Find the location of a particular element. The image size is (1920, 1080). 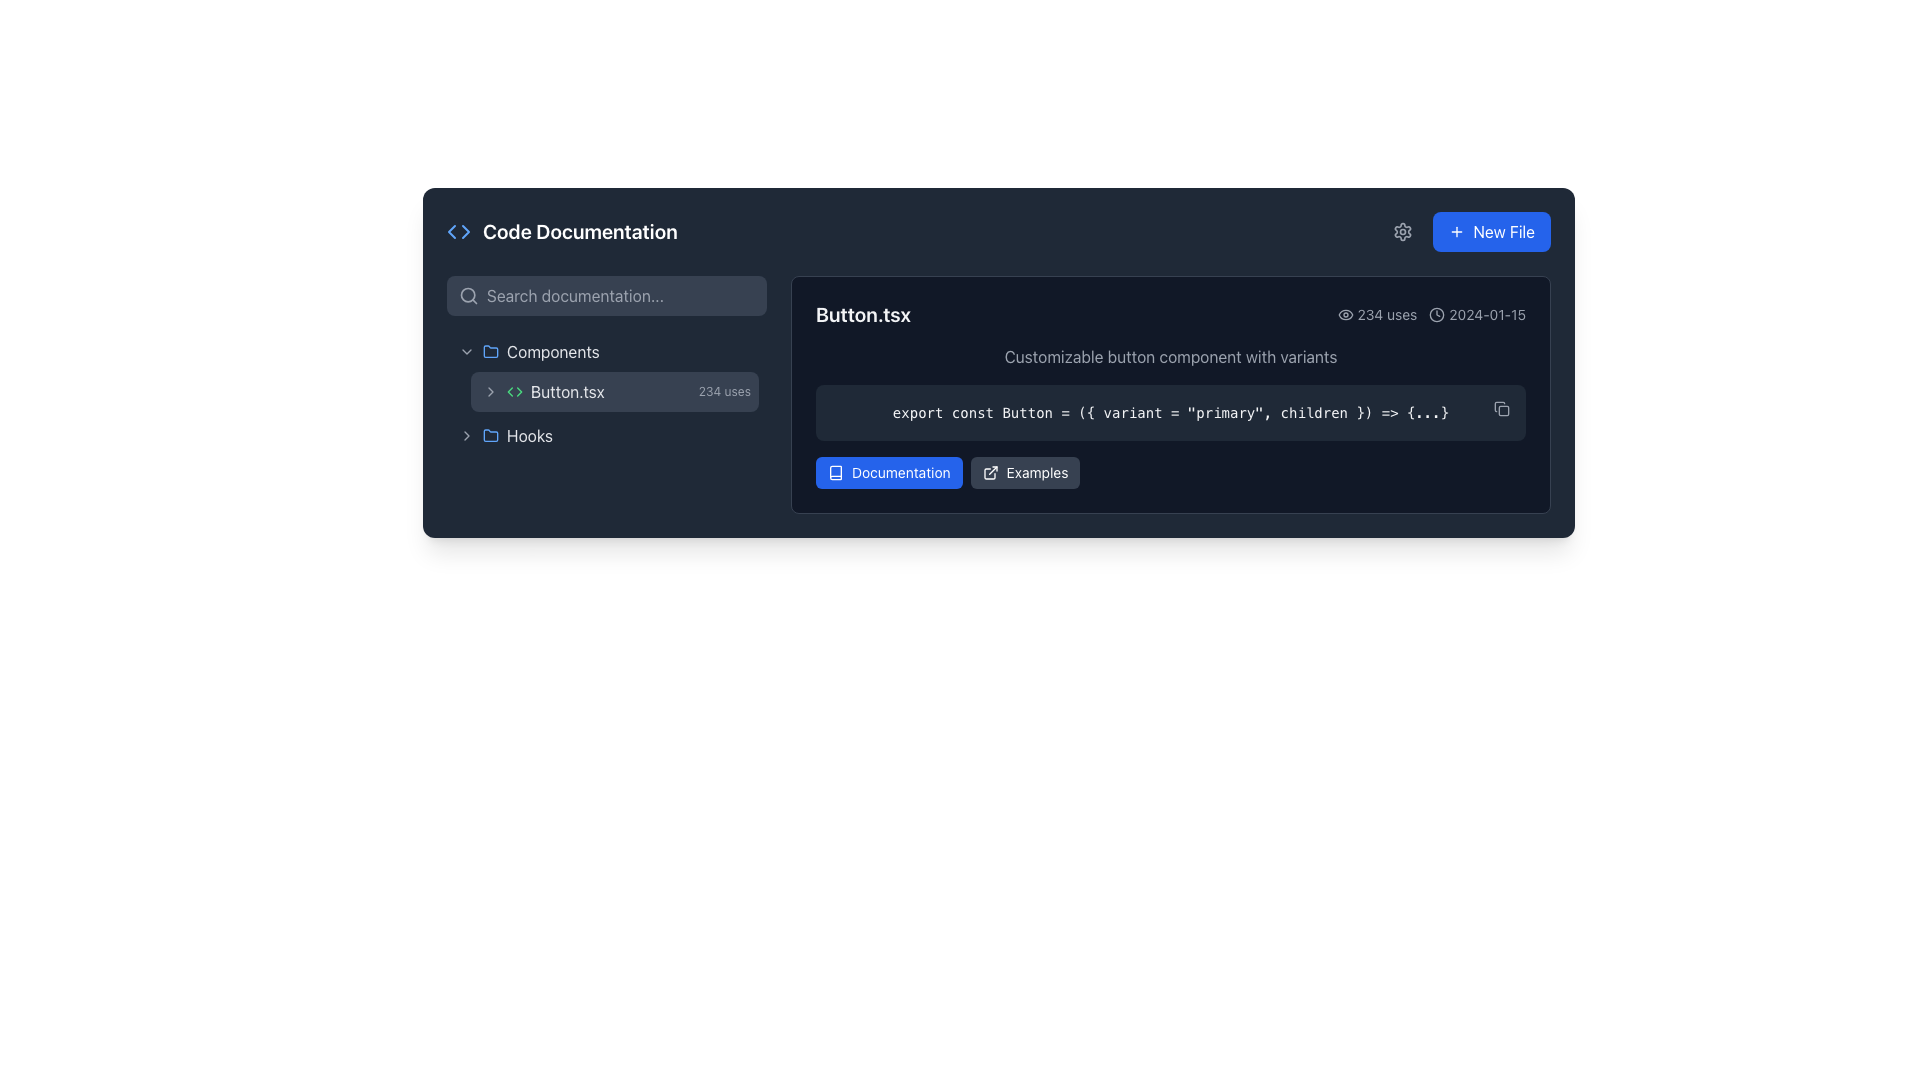

the search icon located on the leftmost side of the search bar at the top left corner of the interface is located at coordinates (468, 296).